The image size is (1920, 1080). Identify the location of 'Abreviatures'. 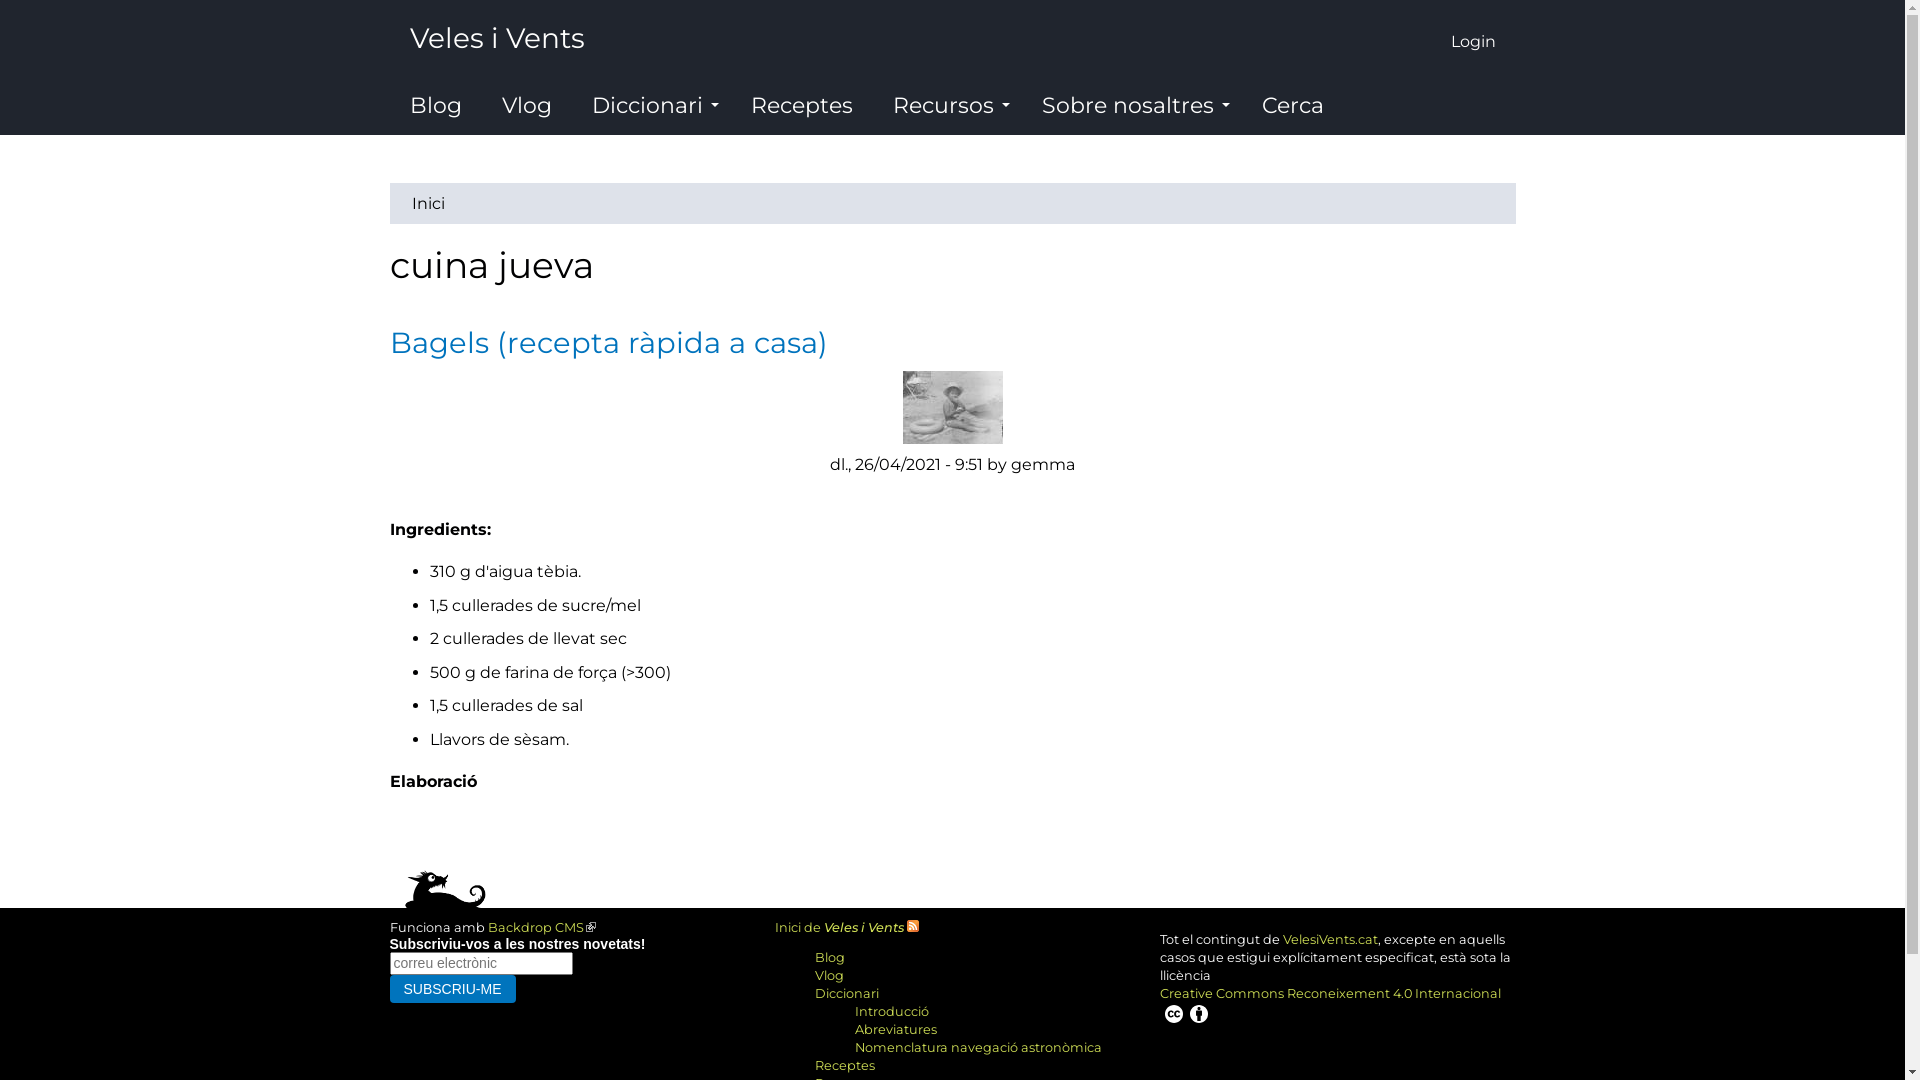
(895, 1029).